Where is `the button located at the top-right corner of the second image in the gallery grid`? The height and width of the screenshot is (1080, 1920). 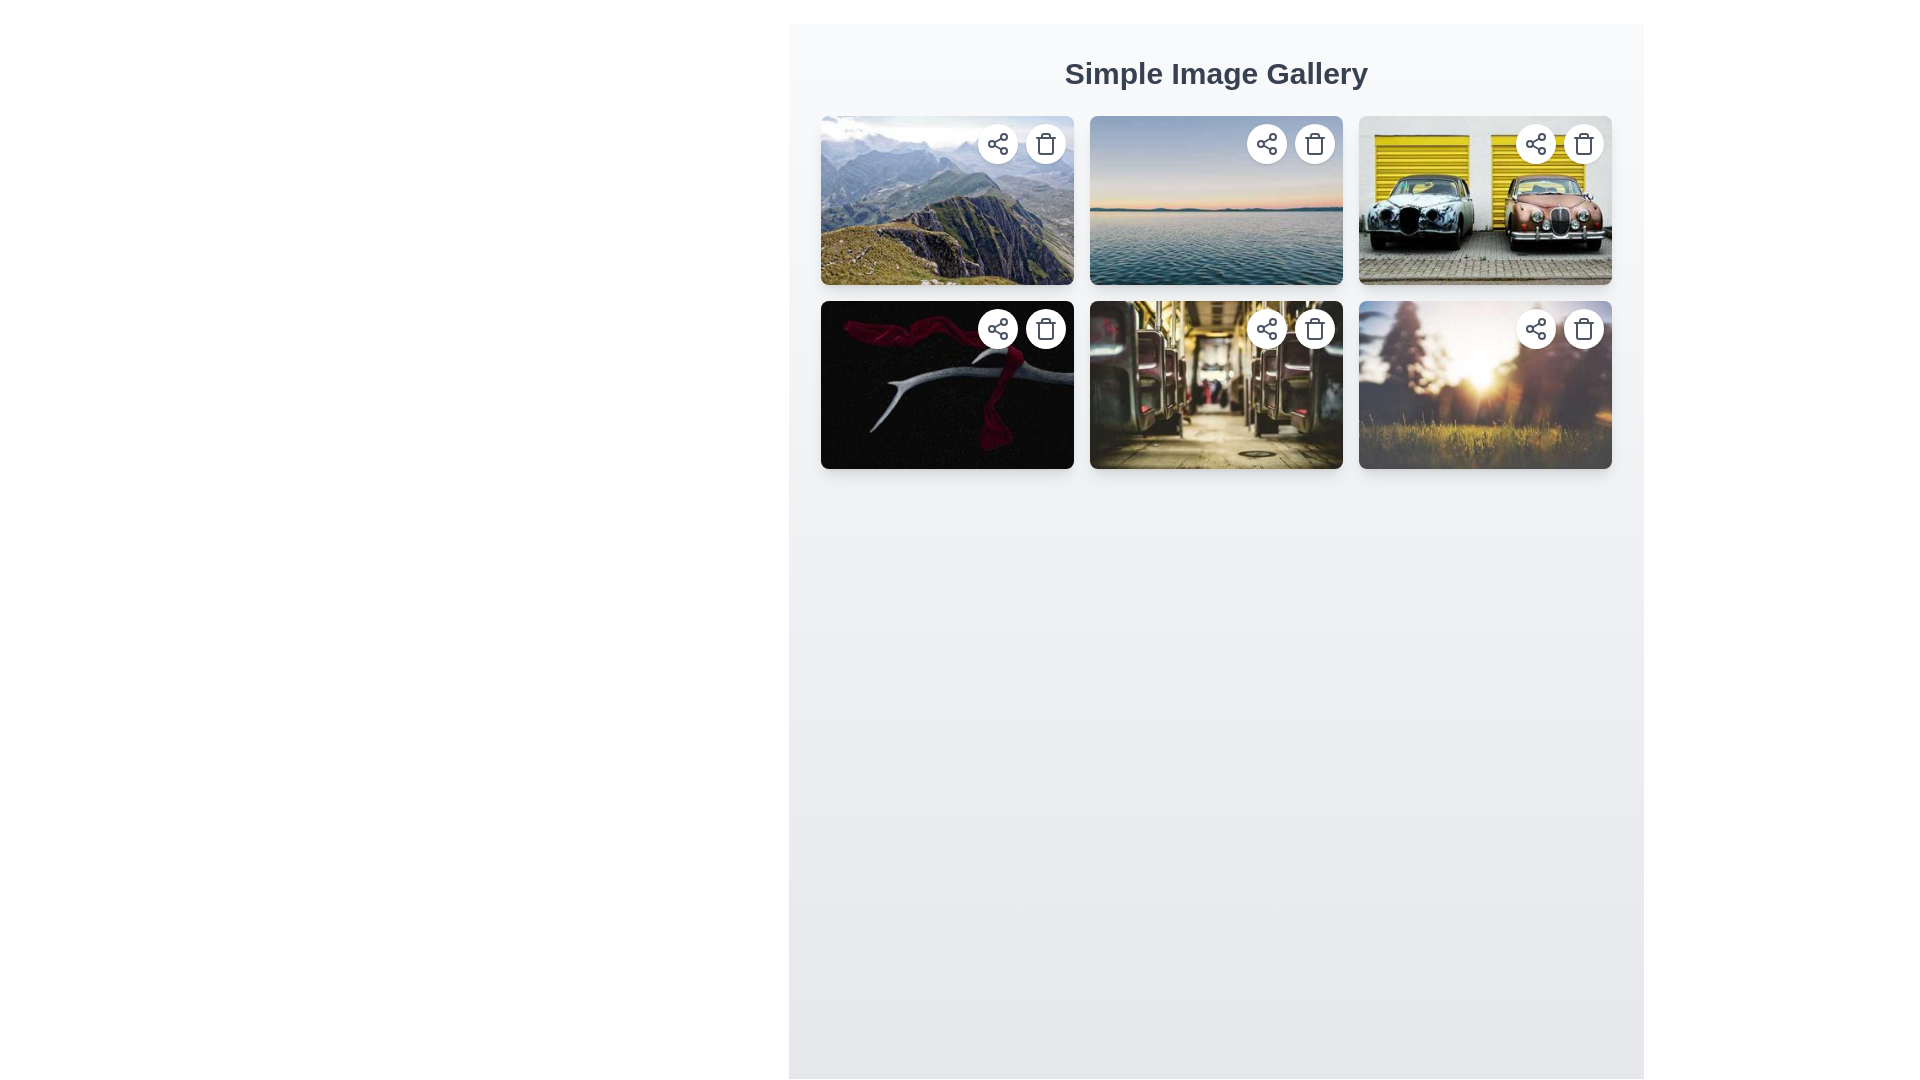 the button located at the top-right corner of the second image in the gallery grid is located at coordinates (1291, 142).